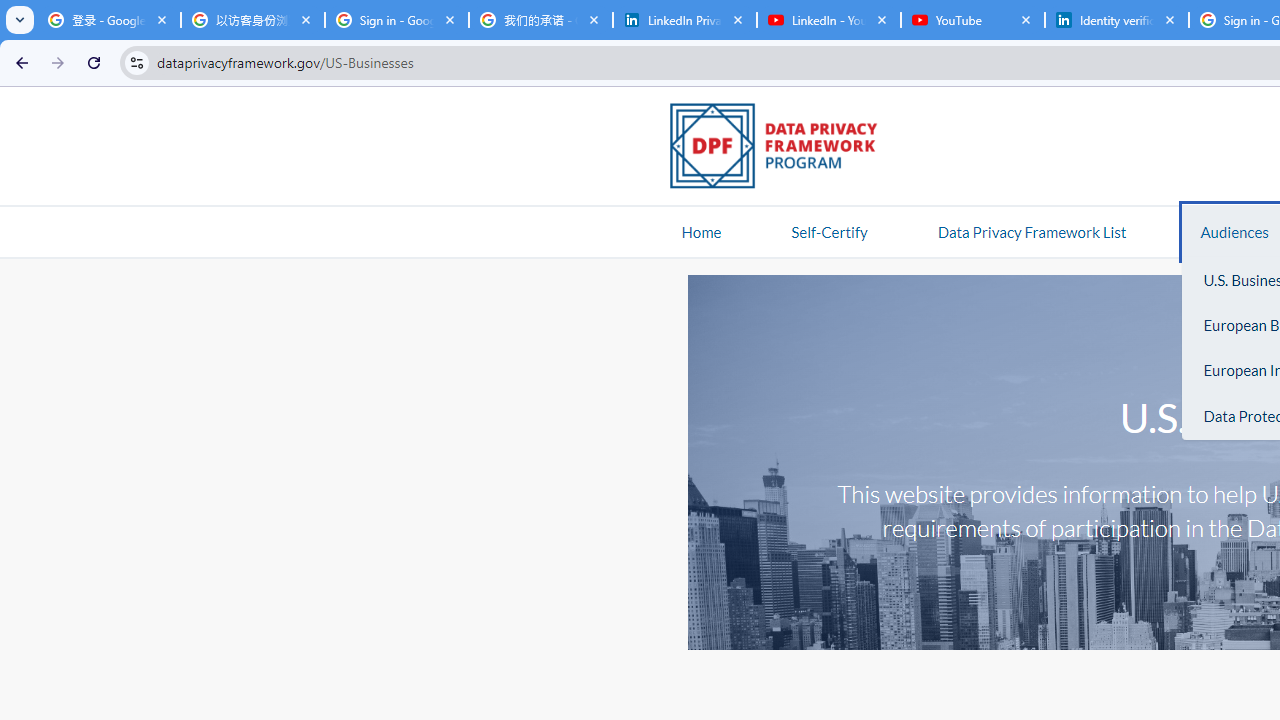 The image size is (1280, 720). What do you see at coordinates (783, 148) in the screenshot?
I see `'Data Privacy Framework Logo - Link to Homepage'` at bounding box center [783, 148].